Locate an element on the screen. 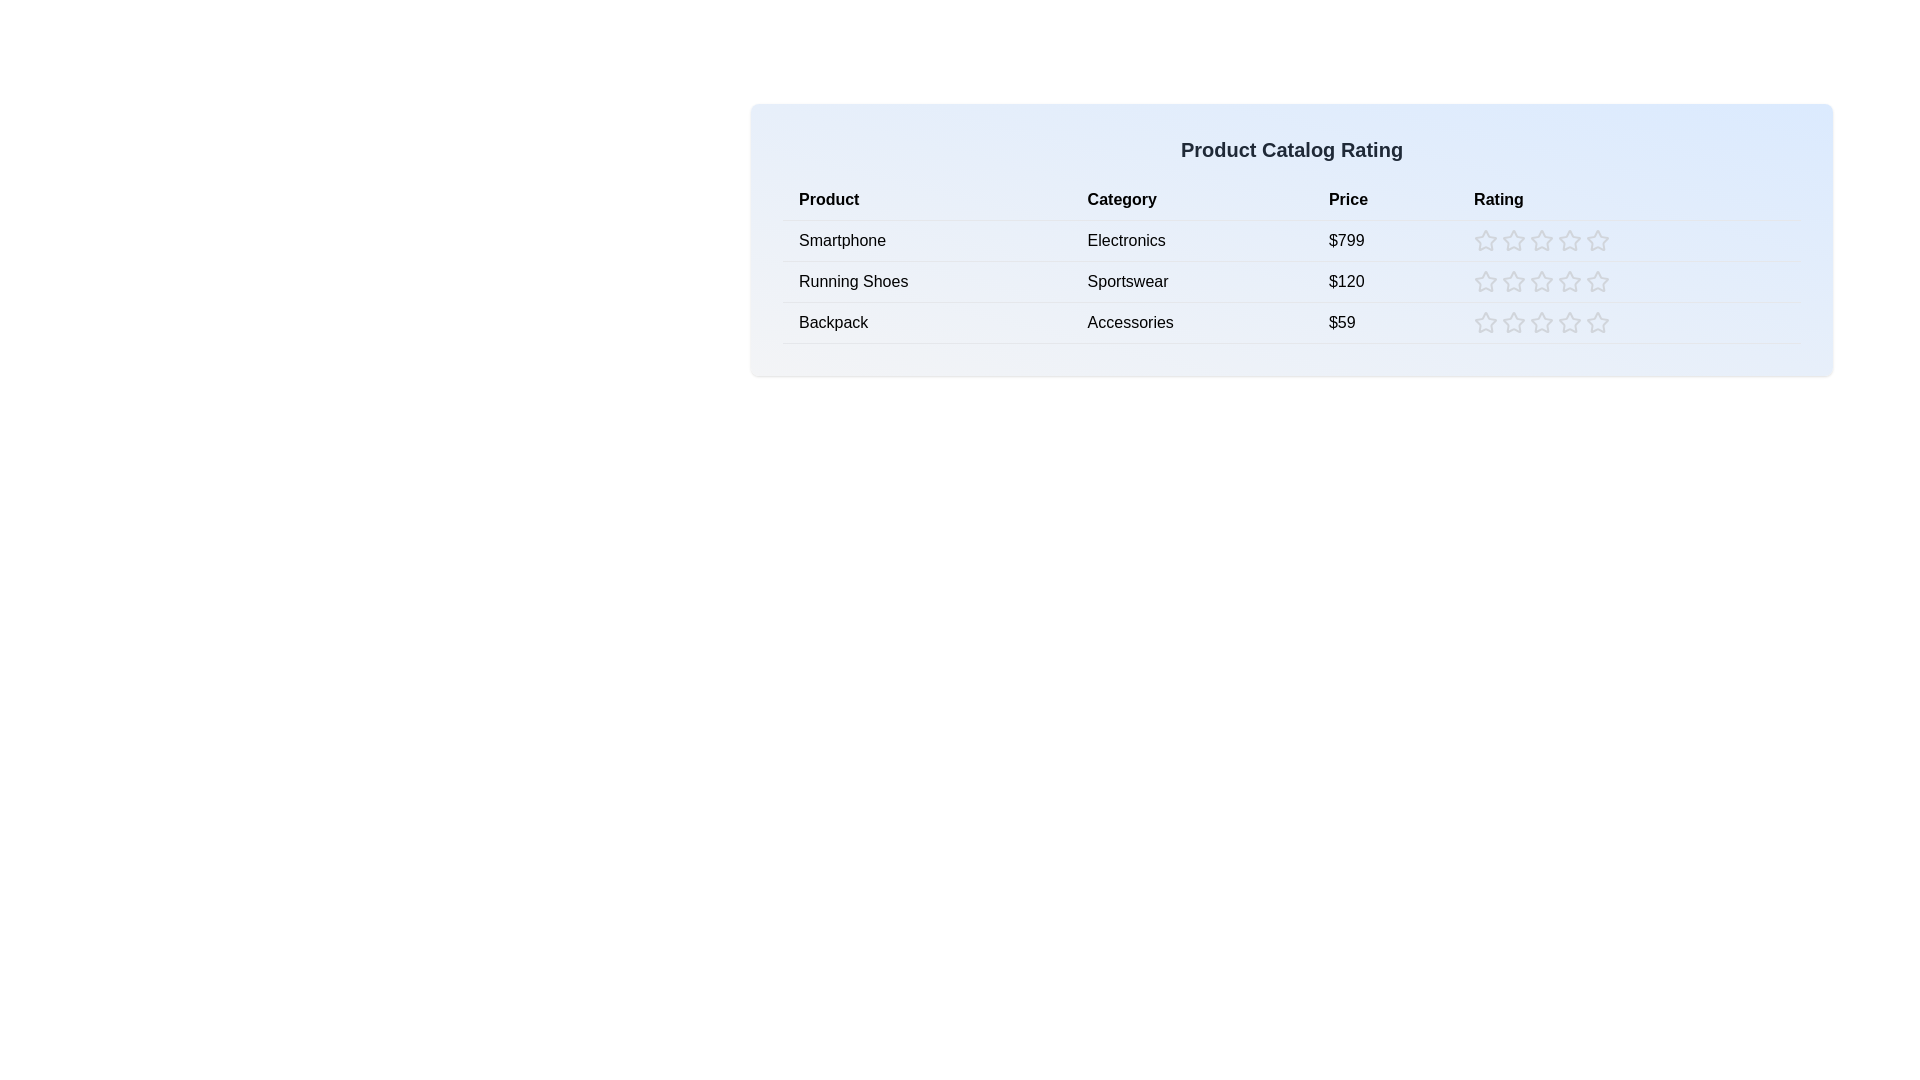  the rating for a product to 3 stars is located at coordinates (1541, 239).